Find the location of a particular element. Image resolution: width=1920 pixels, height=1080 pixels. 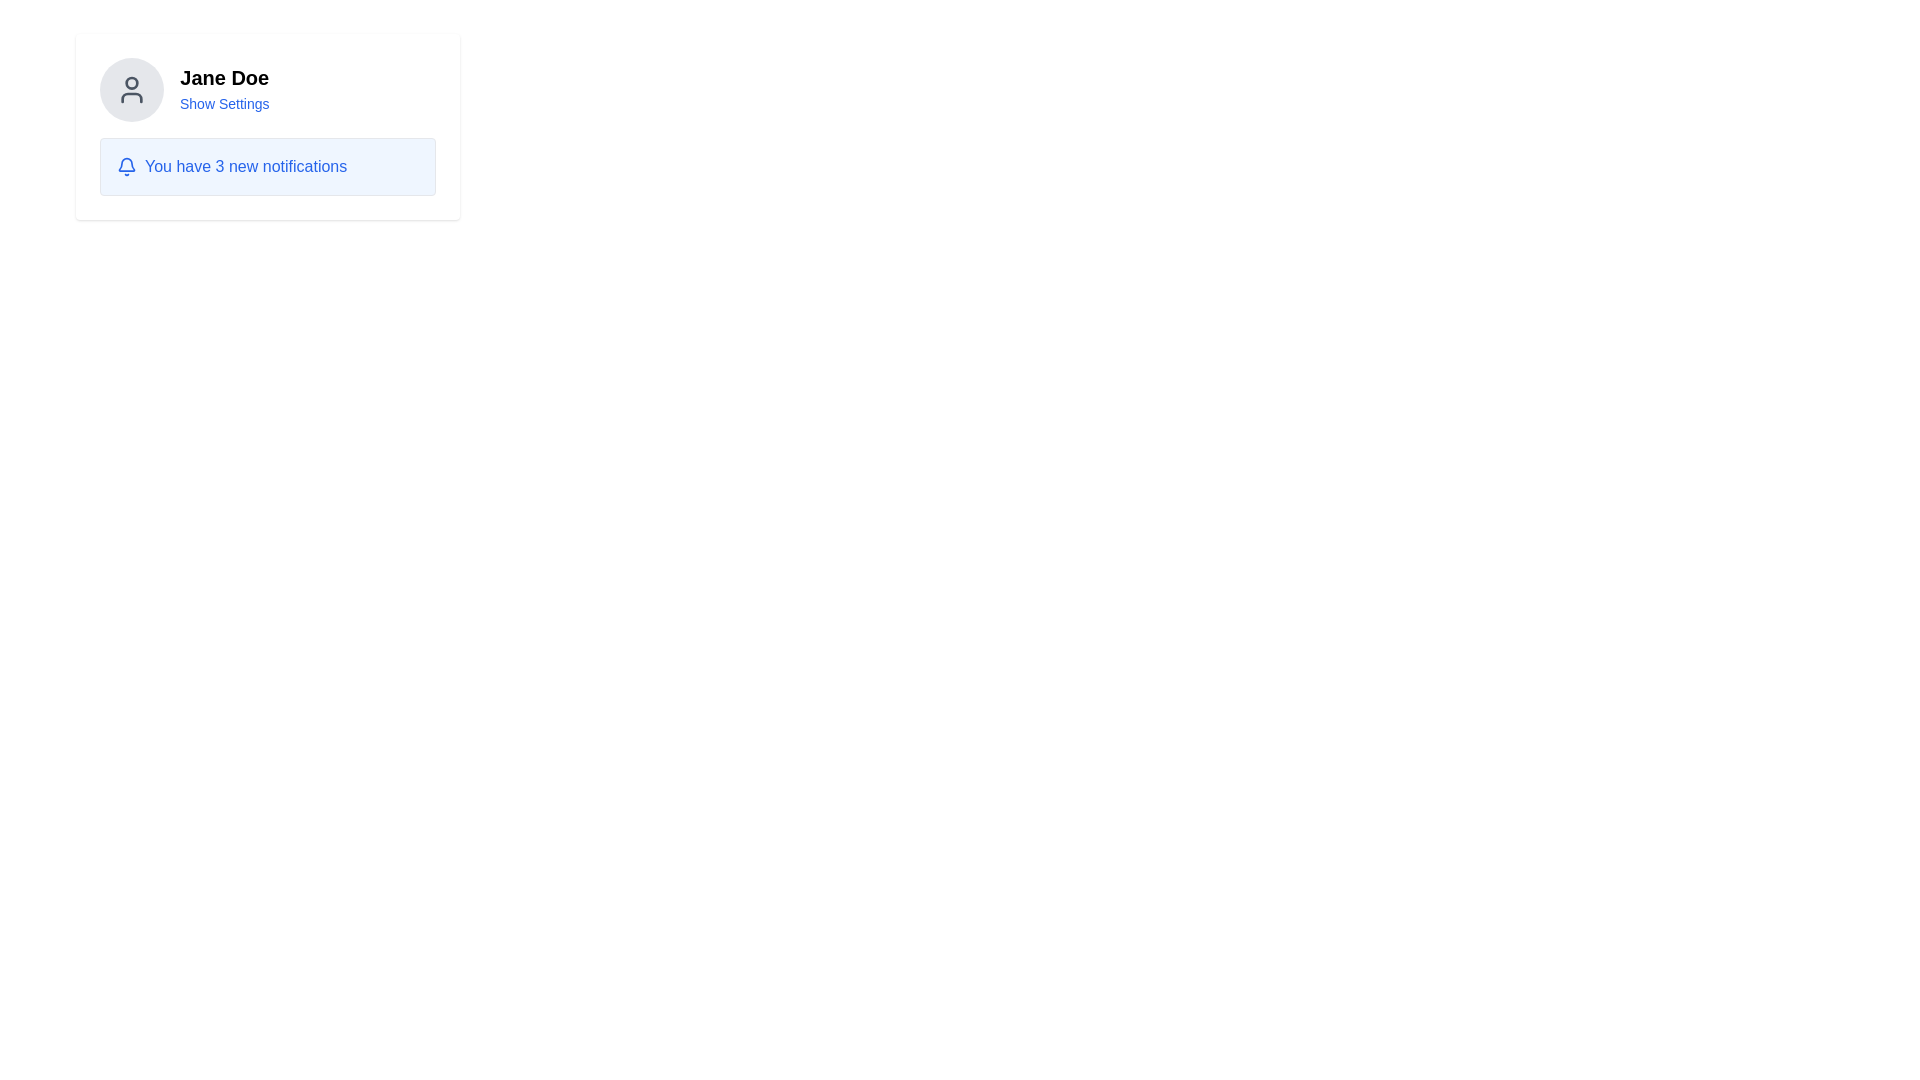

the 'Show Settings' text link located below 'Jane Doe' is located at coordinates (224, 104).